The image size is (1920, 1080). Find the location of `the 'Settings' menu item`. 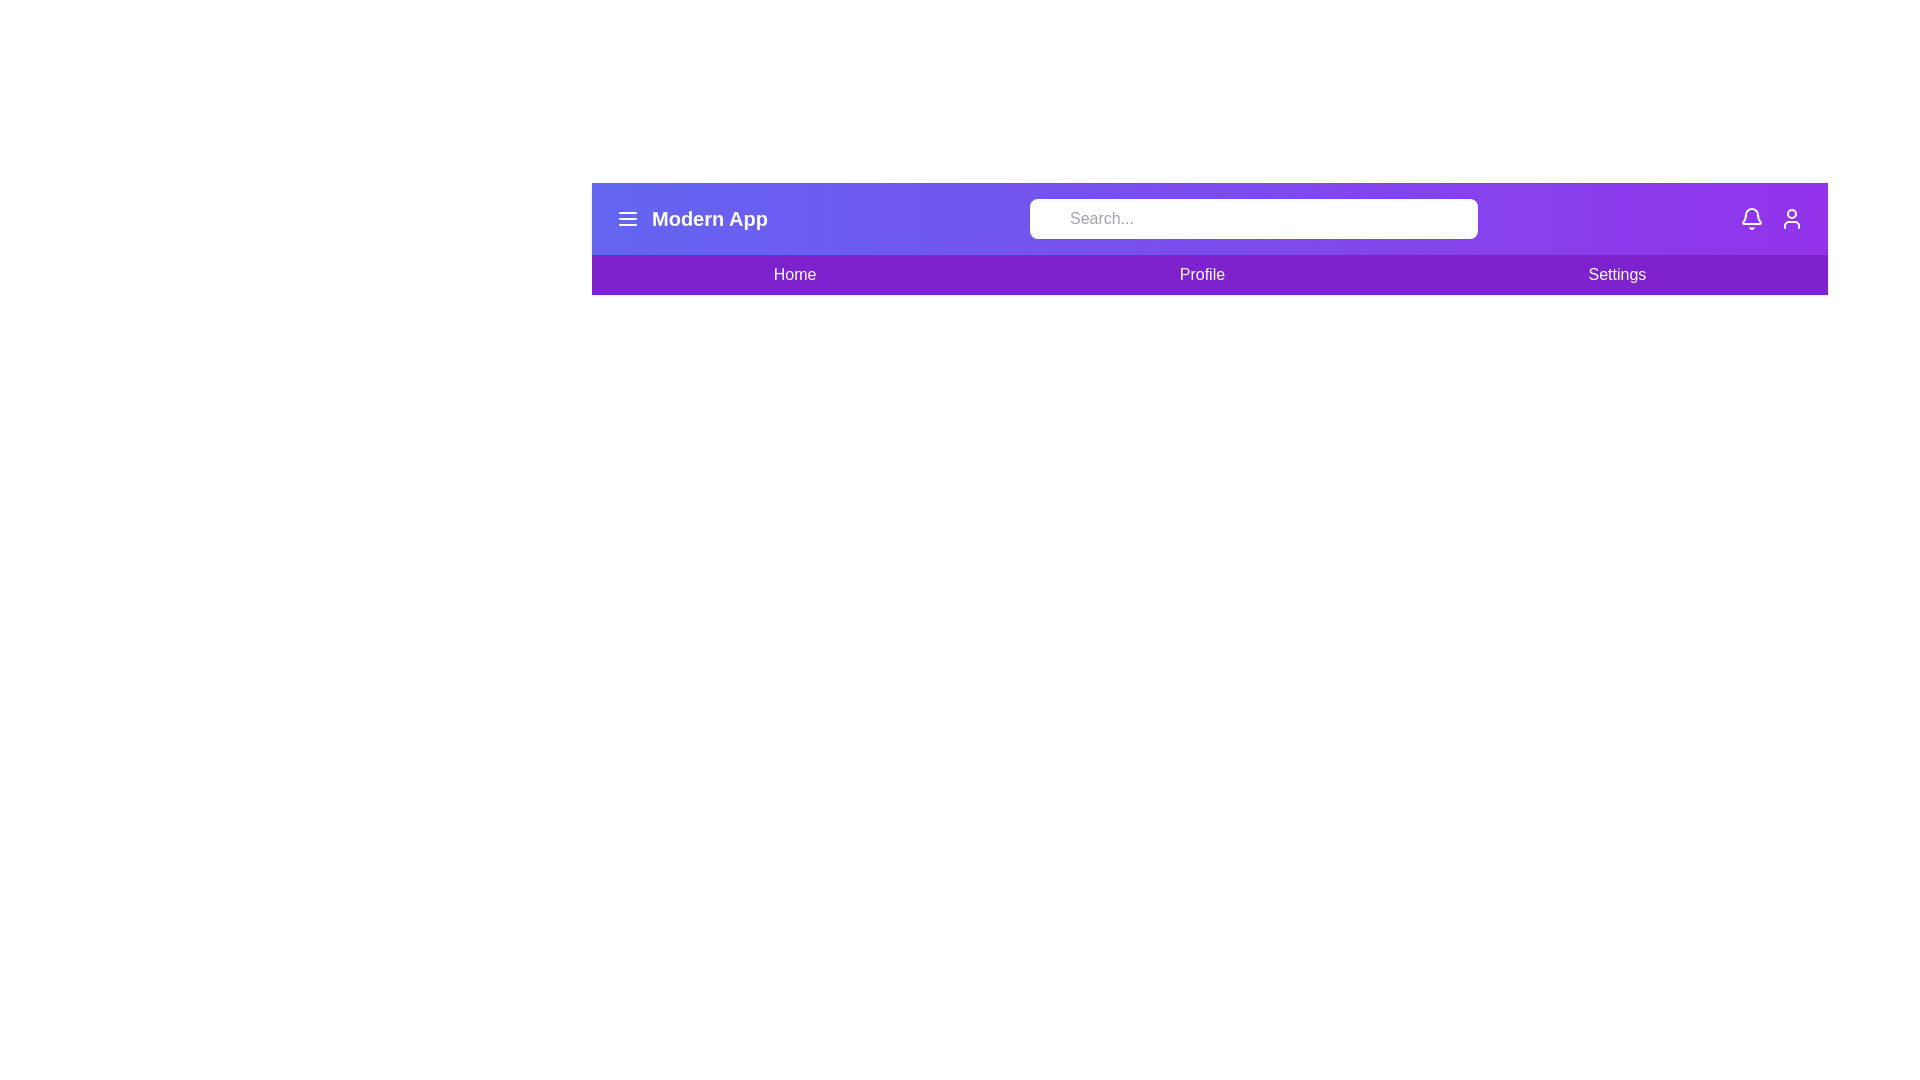

the 'Settings' menu item is located at coordinates (1617, 274).